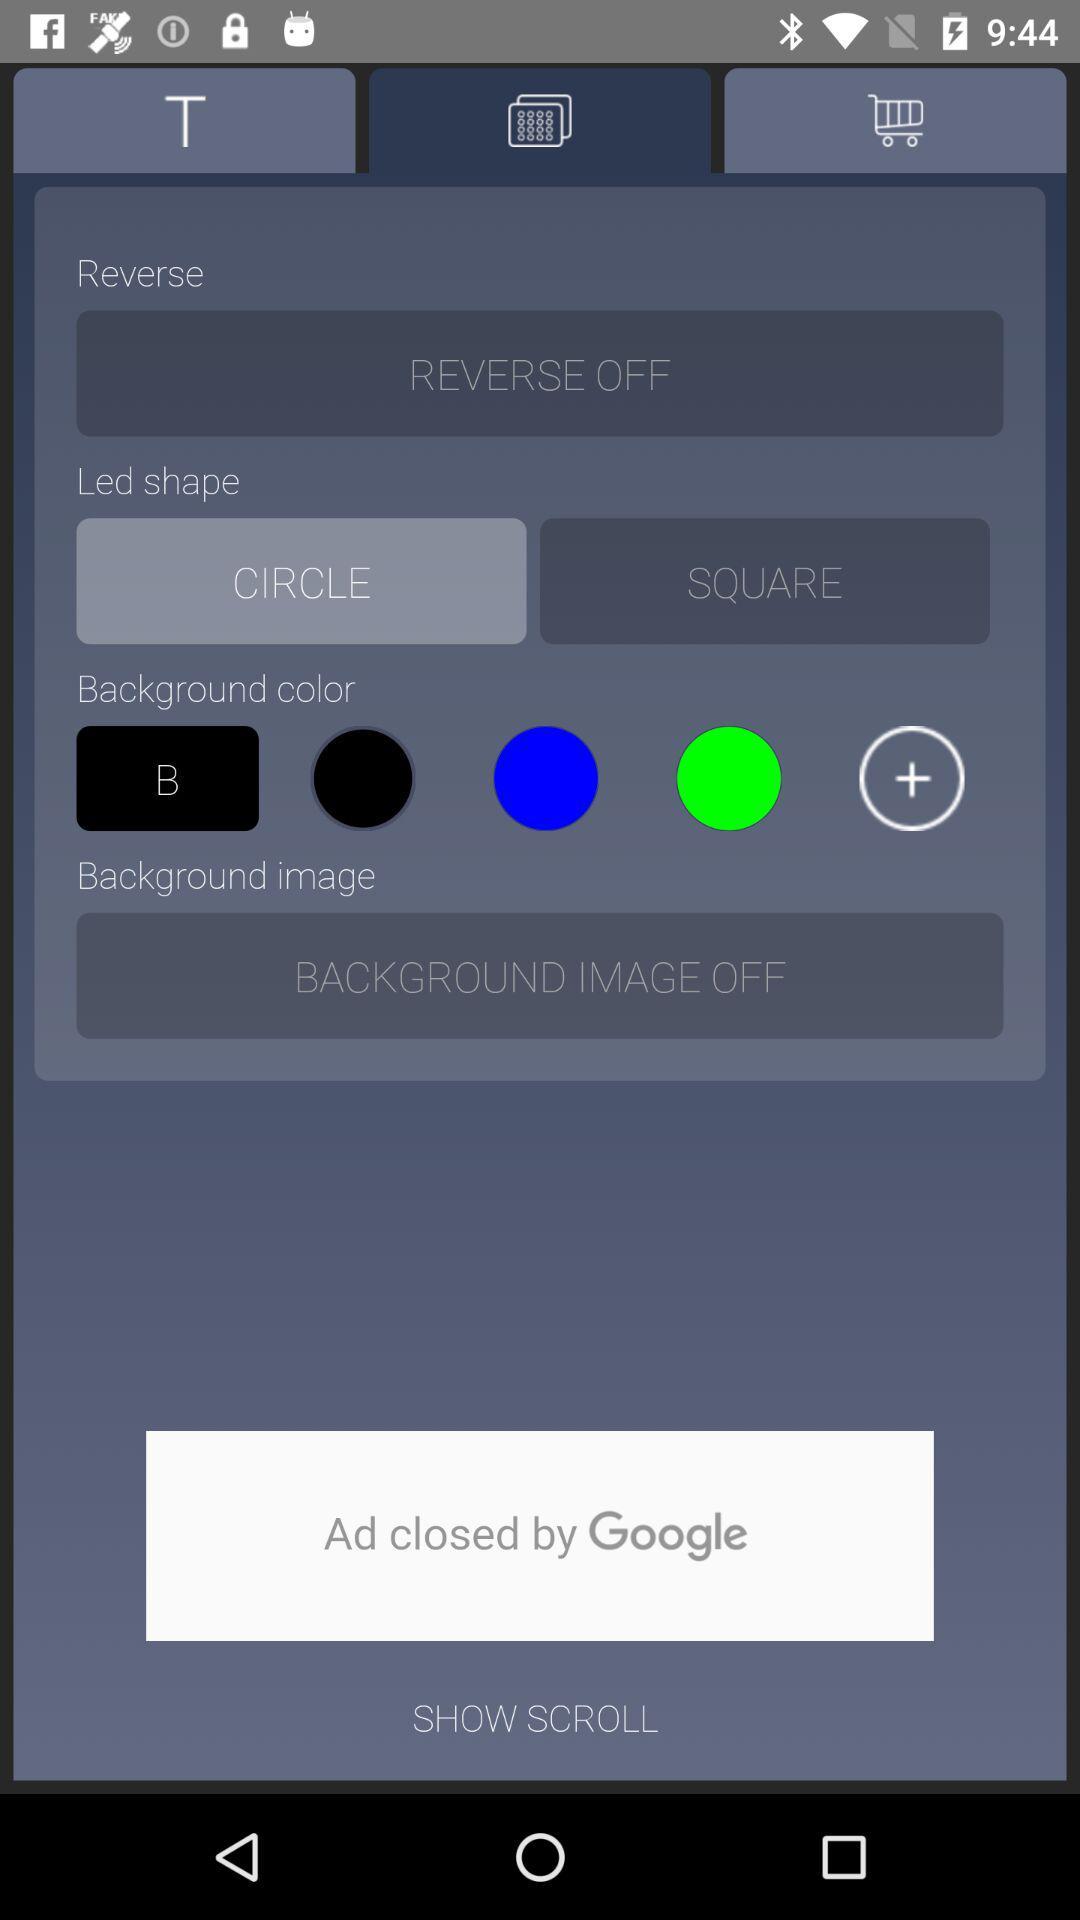  Describe the element at coordinates (540, 1535) in the screenshot. I see `google option` at that location.